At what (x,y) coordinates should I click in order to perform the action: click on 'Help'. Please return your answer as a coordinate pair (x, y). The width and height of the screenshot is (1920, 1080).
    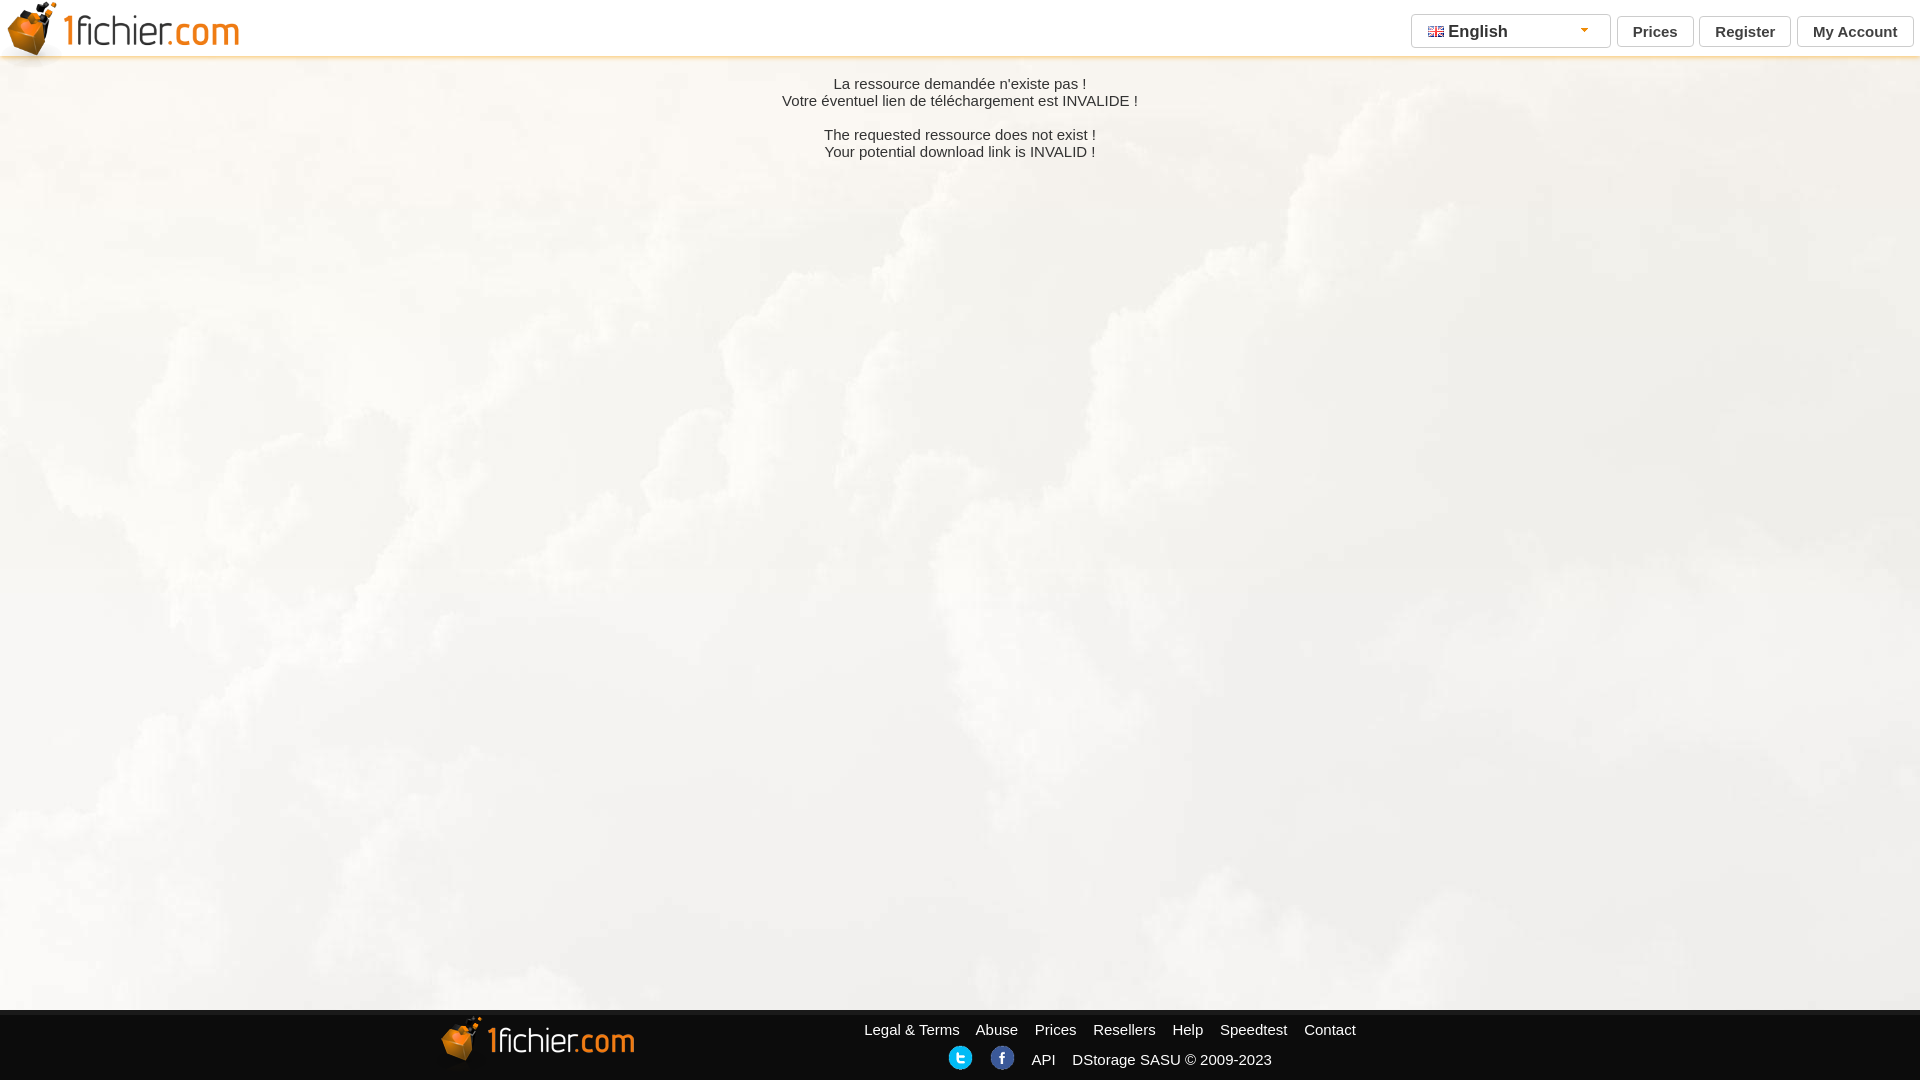
    Looking at the image, I should click on (1187, 1029).